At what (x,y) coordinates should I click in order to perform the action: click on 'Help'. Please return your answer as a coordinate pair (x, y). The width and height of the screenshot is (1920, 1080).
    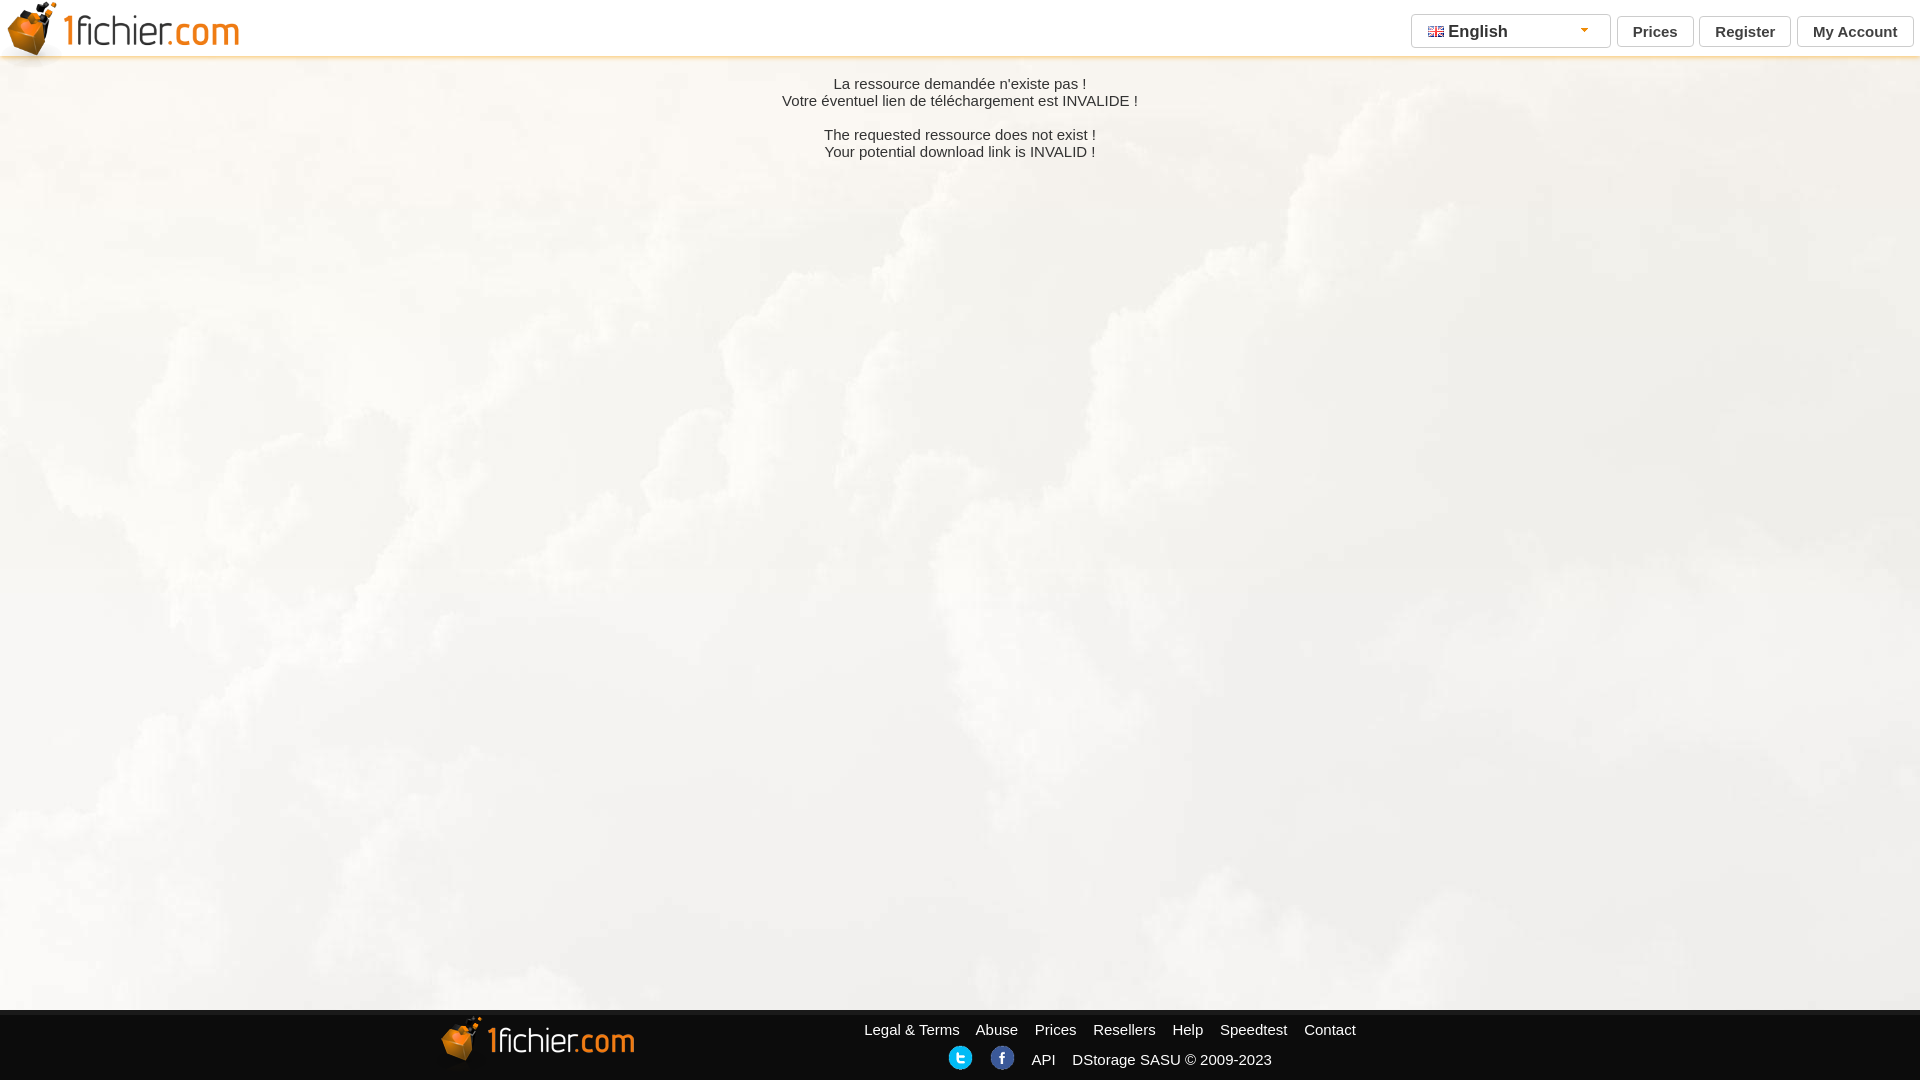
    Looking at the image, I should click on (1187, 1029).